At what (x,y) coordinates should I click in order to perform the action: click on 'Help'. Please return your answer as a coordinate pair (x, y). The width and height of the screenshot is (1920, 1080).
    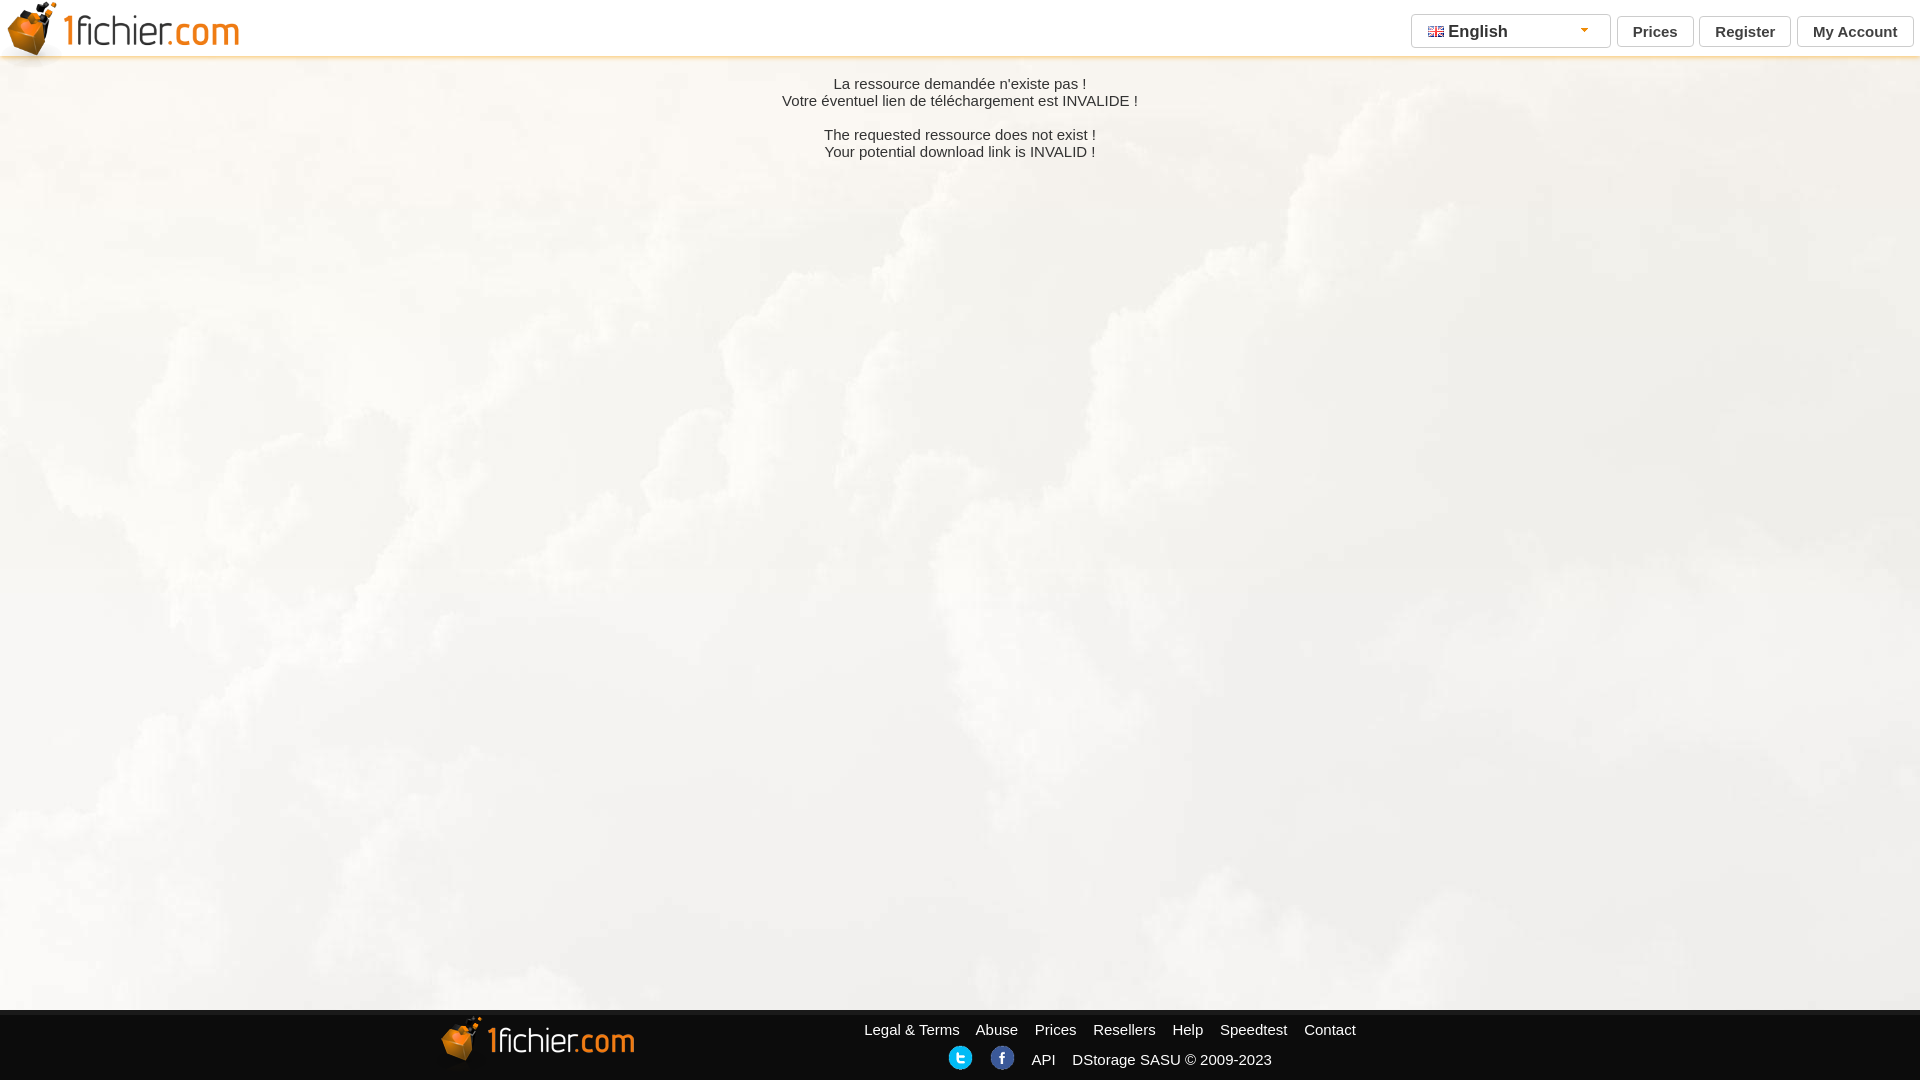
    Looking at the image, I should click on (1187, 1029).